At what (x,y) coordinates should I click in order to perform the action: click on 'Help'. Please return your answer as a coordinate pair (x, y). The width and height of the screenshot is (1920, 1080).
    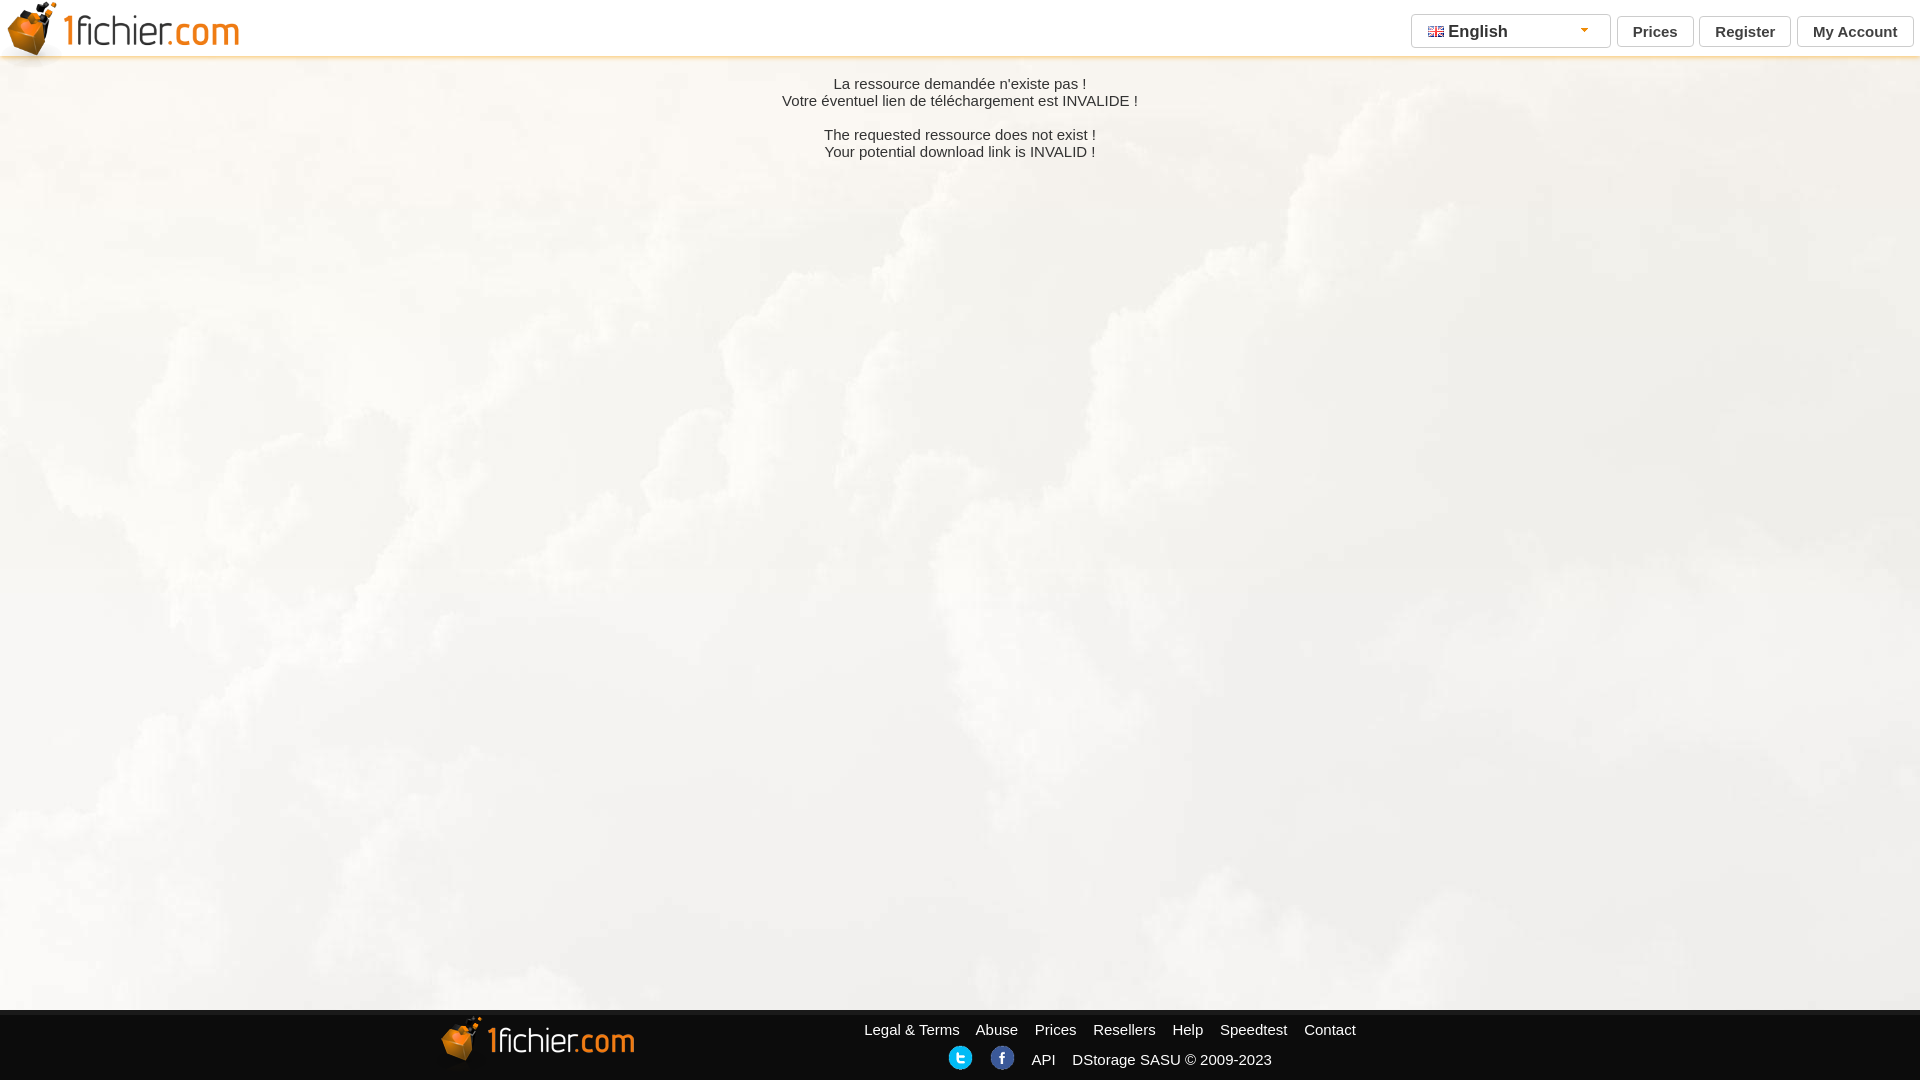
    Looking at the image, I should click on (1187, 1029).